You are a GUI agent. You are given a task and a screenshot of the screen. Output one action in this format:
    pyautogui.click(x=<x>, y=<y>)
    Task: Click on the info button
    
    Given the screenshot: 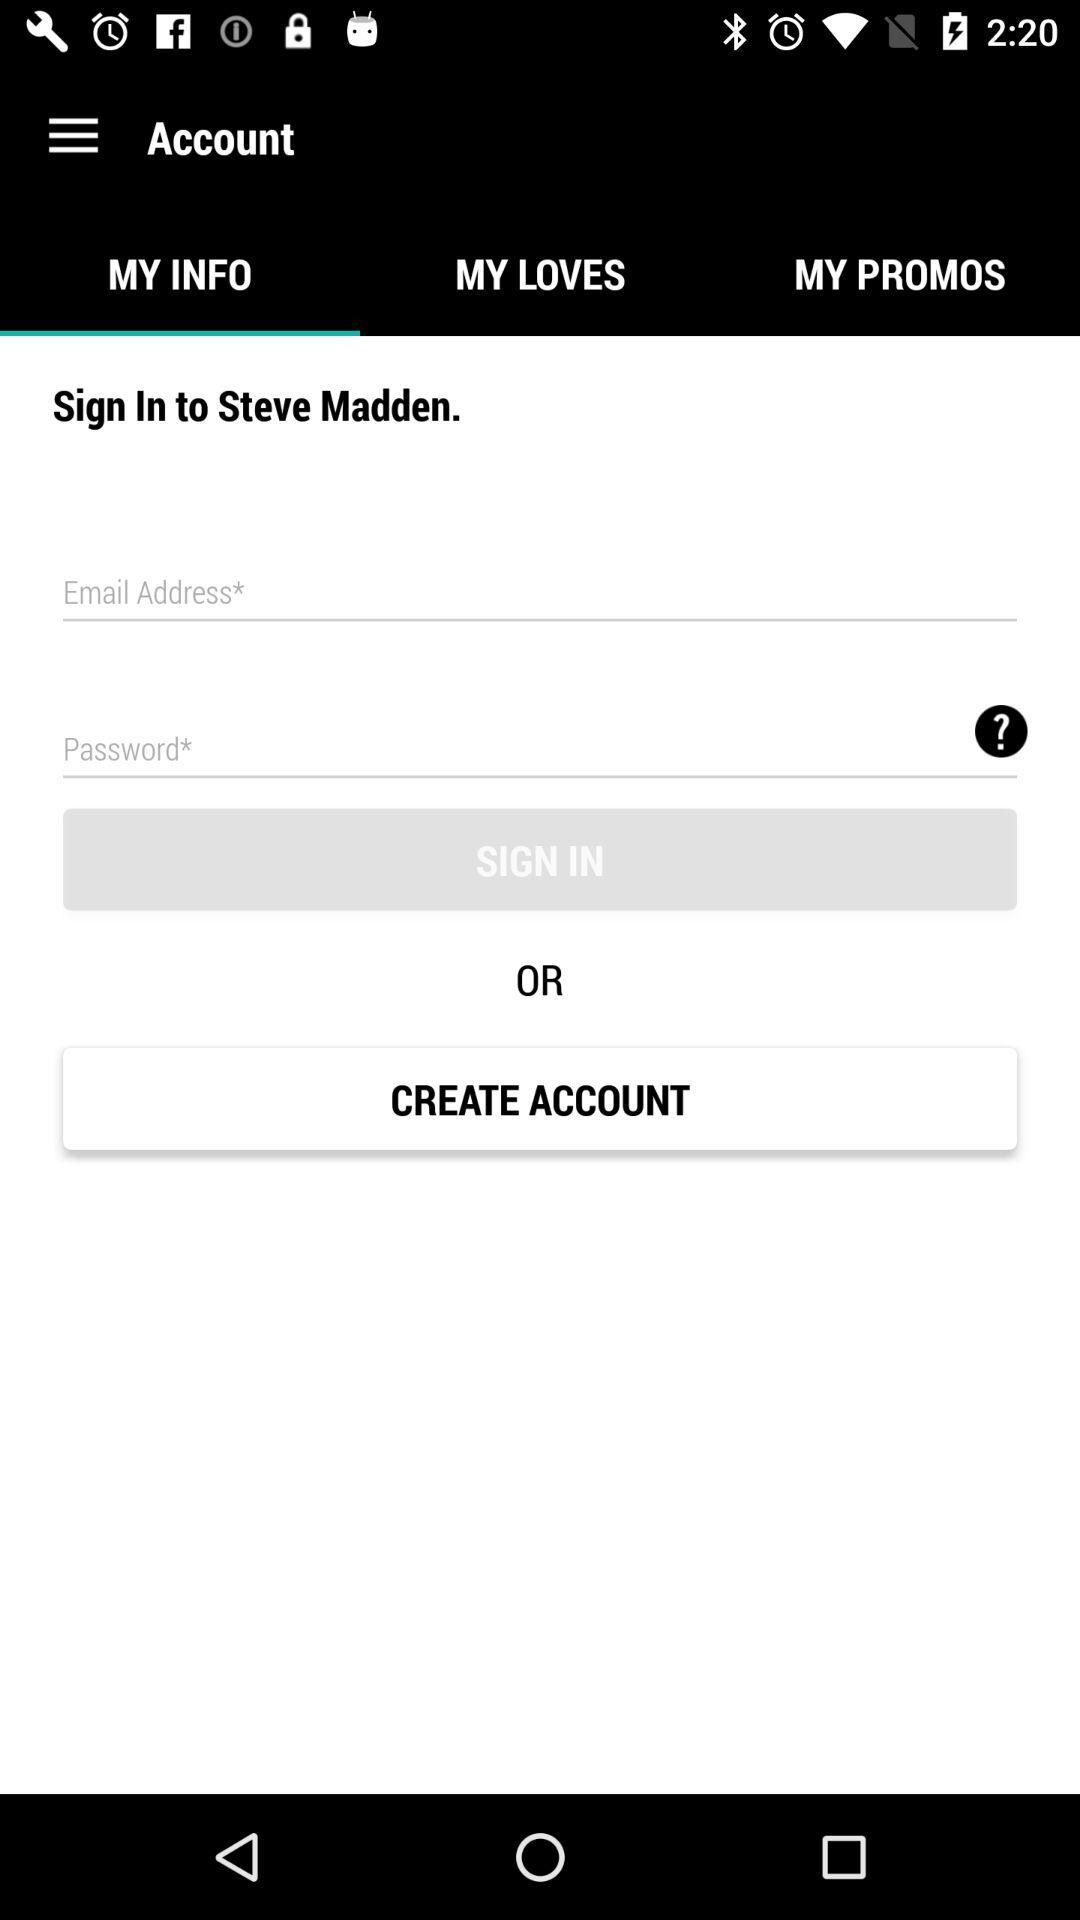 What is the action you would take?
    pyautogui.click(x=1001, y=730)
    